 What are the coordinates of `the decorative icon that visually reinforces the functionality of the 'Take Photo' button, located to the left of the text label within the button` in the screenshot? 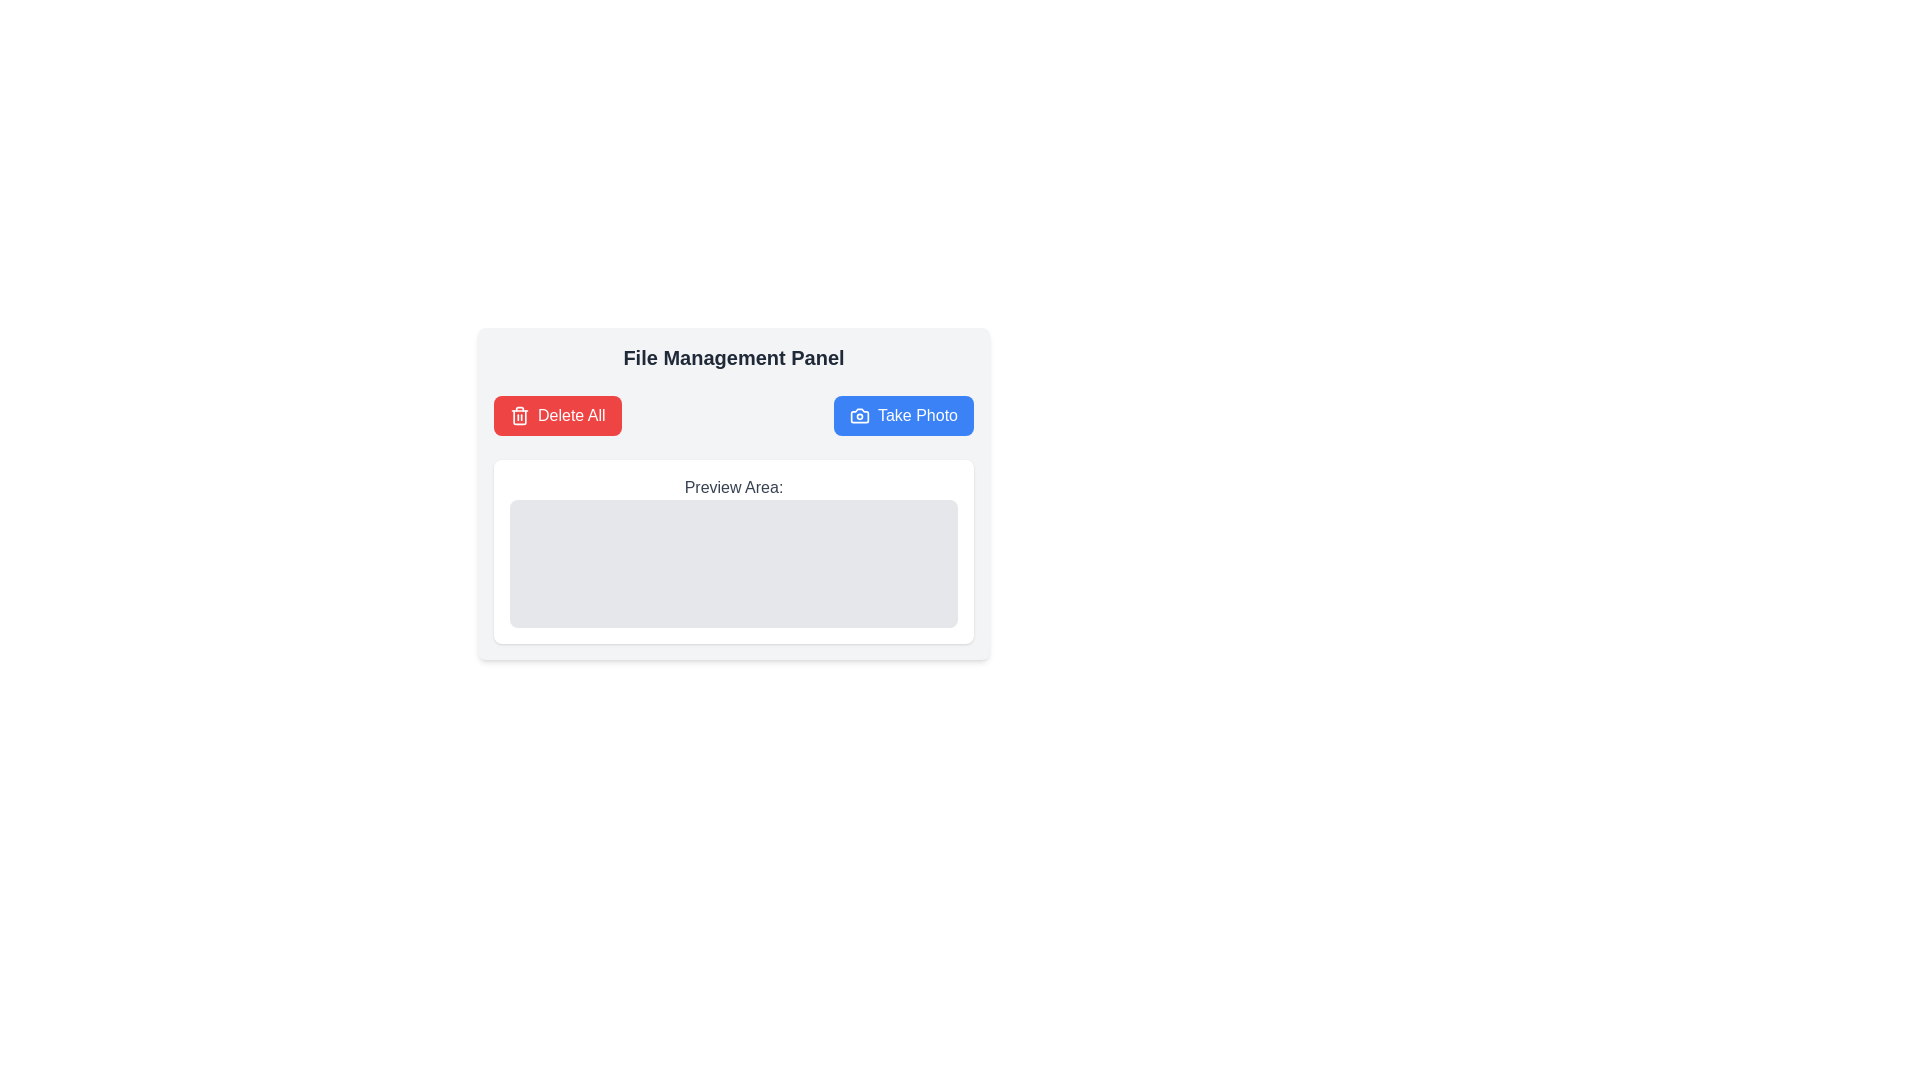 It's located at (859, 415).